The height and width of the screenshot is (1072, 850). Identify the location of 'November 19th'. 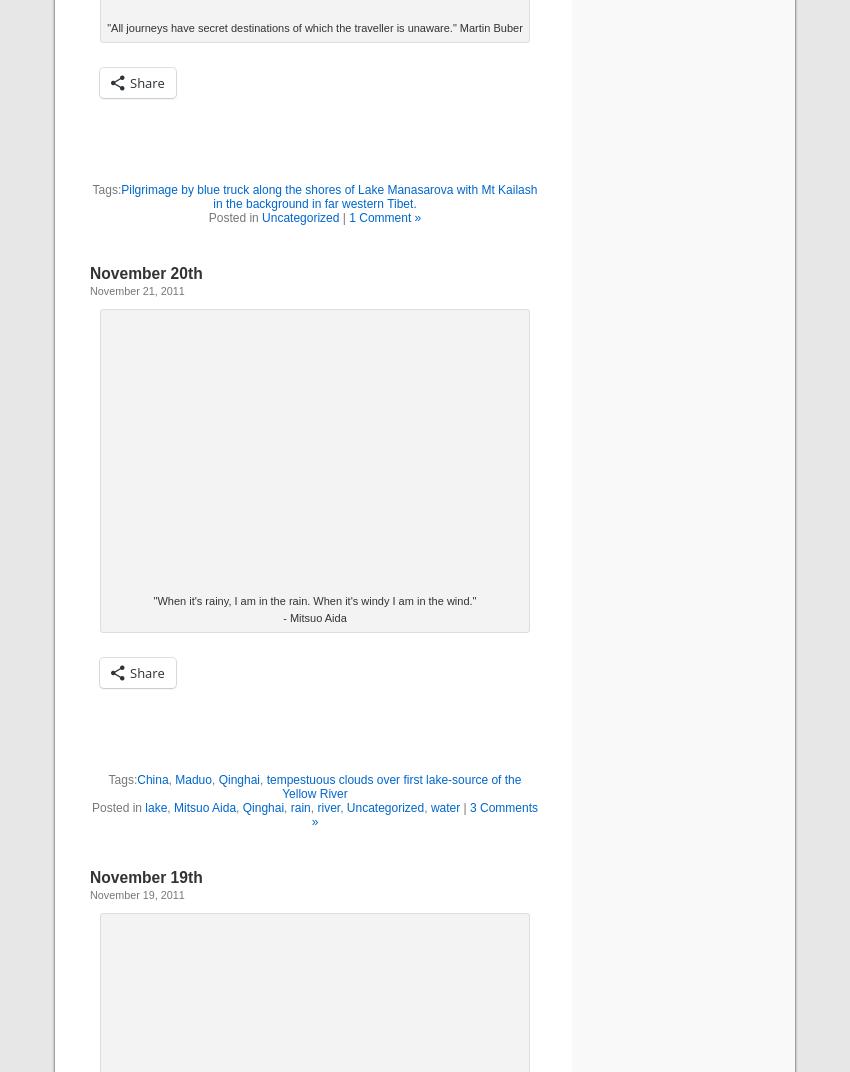
(146, 876).